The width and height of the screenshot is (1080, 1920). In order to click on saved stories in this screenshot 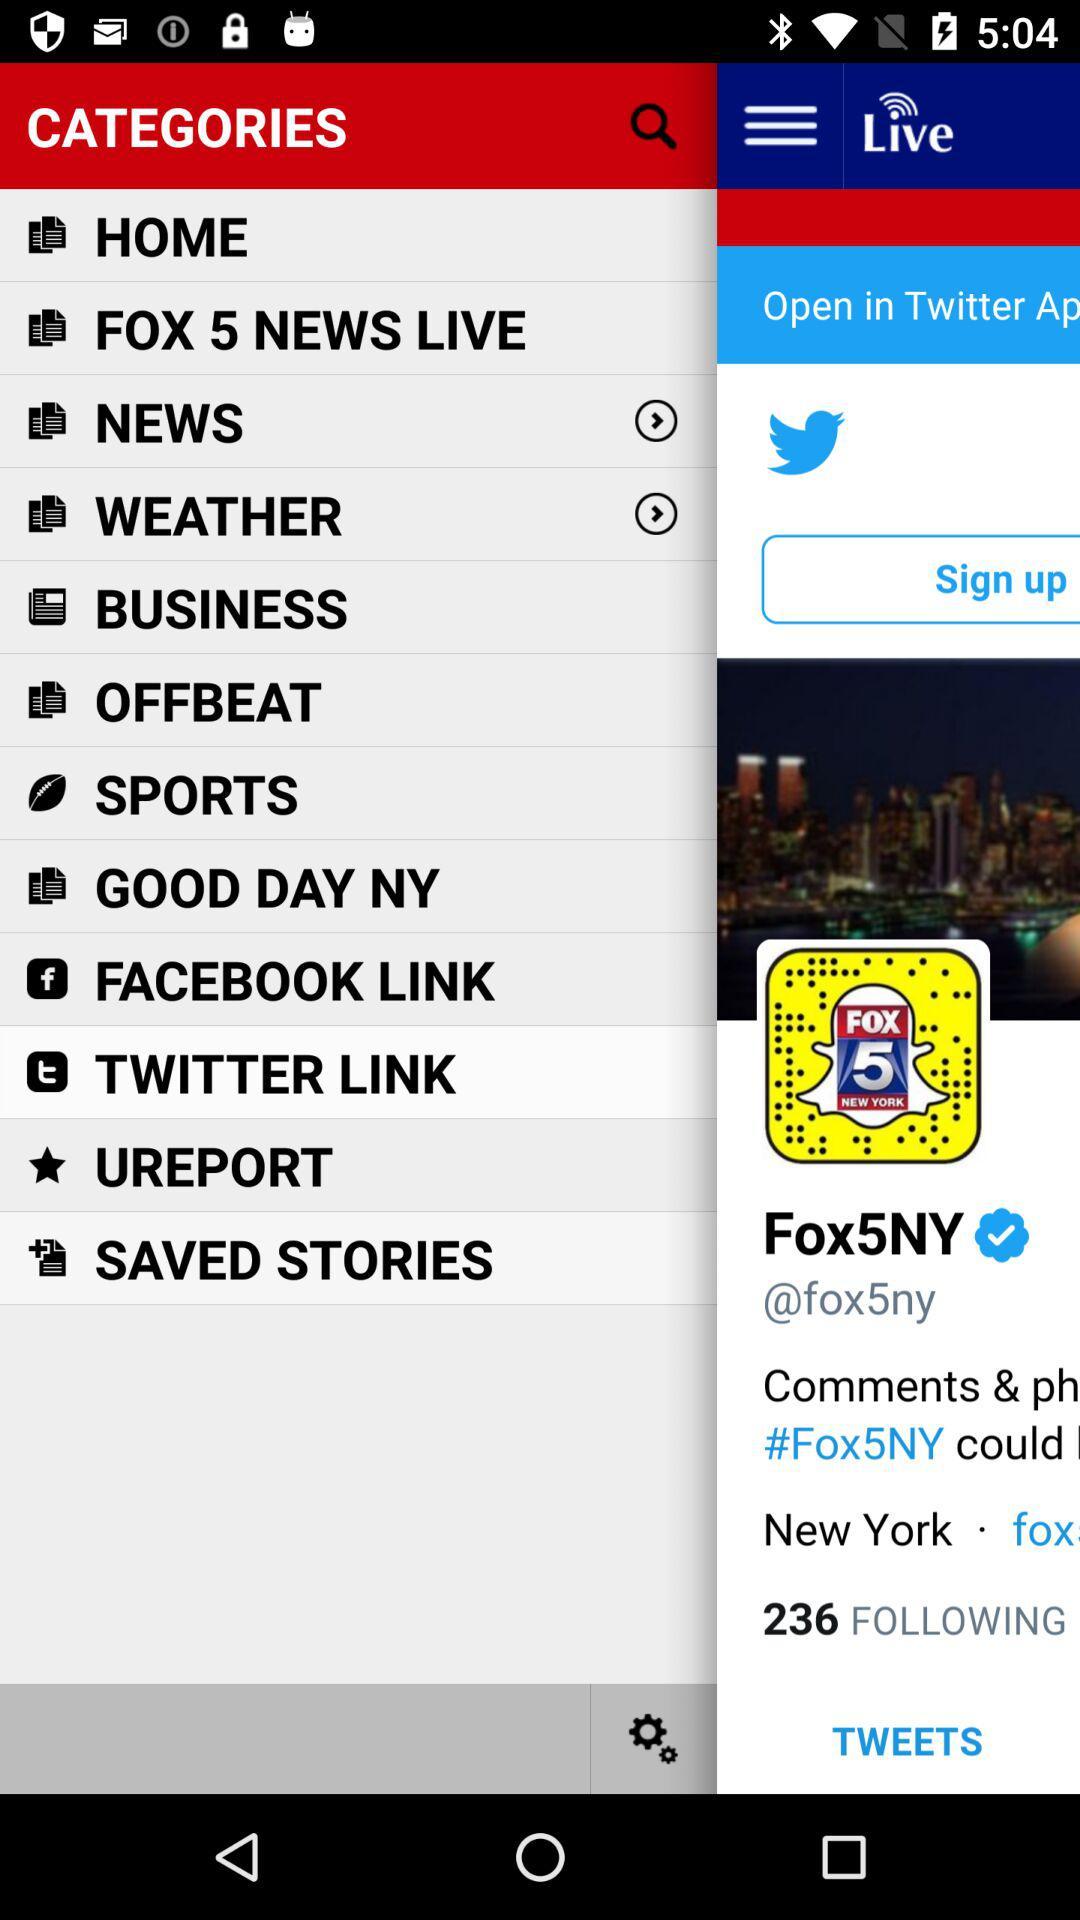, I will do `click(293, 1257)`.